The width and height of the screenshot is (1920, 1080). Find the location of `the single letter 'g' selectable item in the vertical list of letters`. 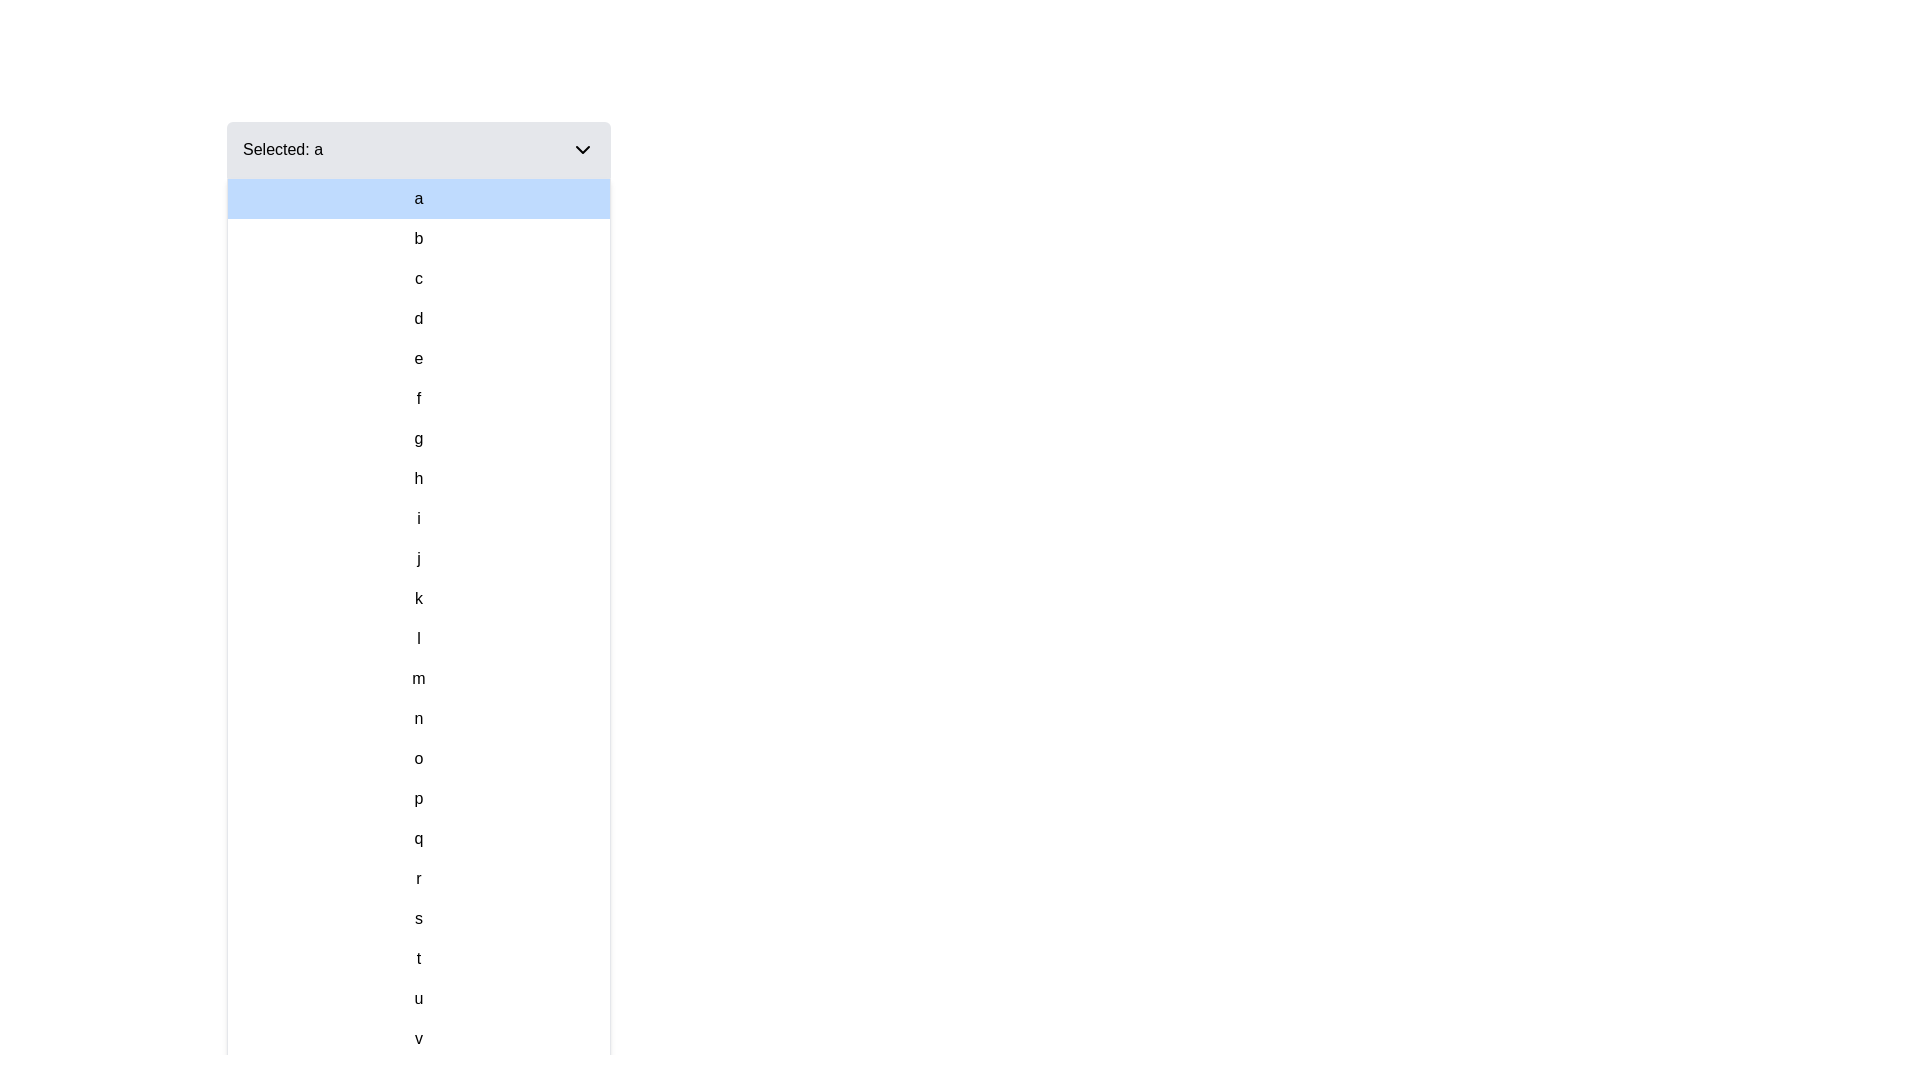

the single letter 'g' selectable item in the vertical list of letters is located at coordinates (417, 438).